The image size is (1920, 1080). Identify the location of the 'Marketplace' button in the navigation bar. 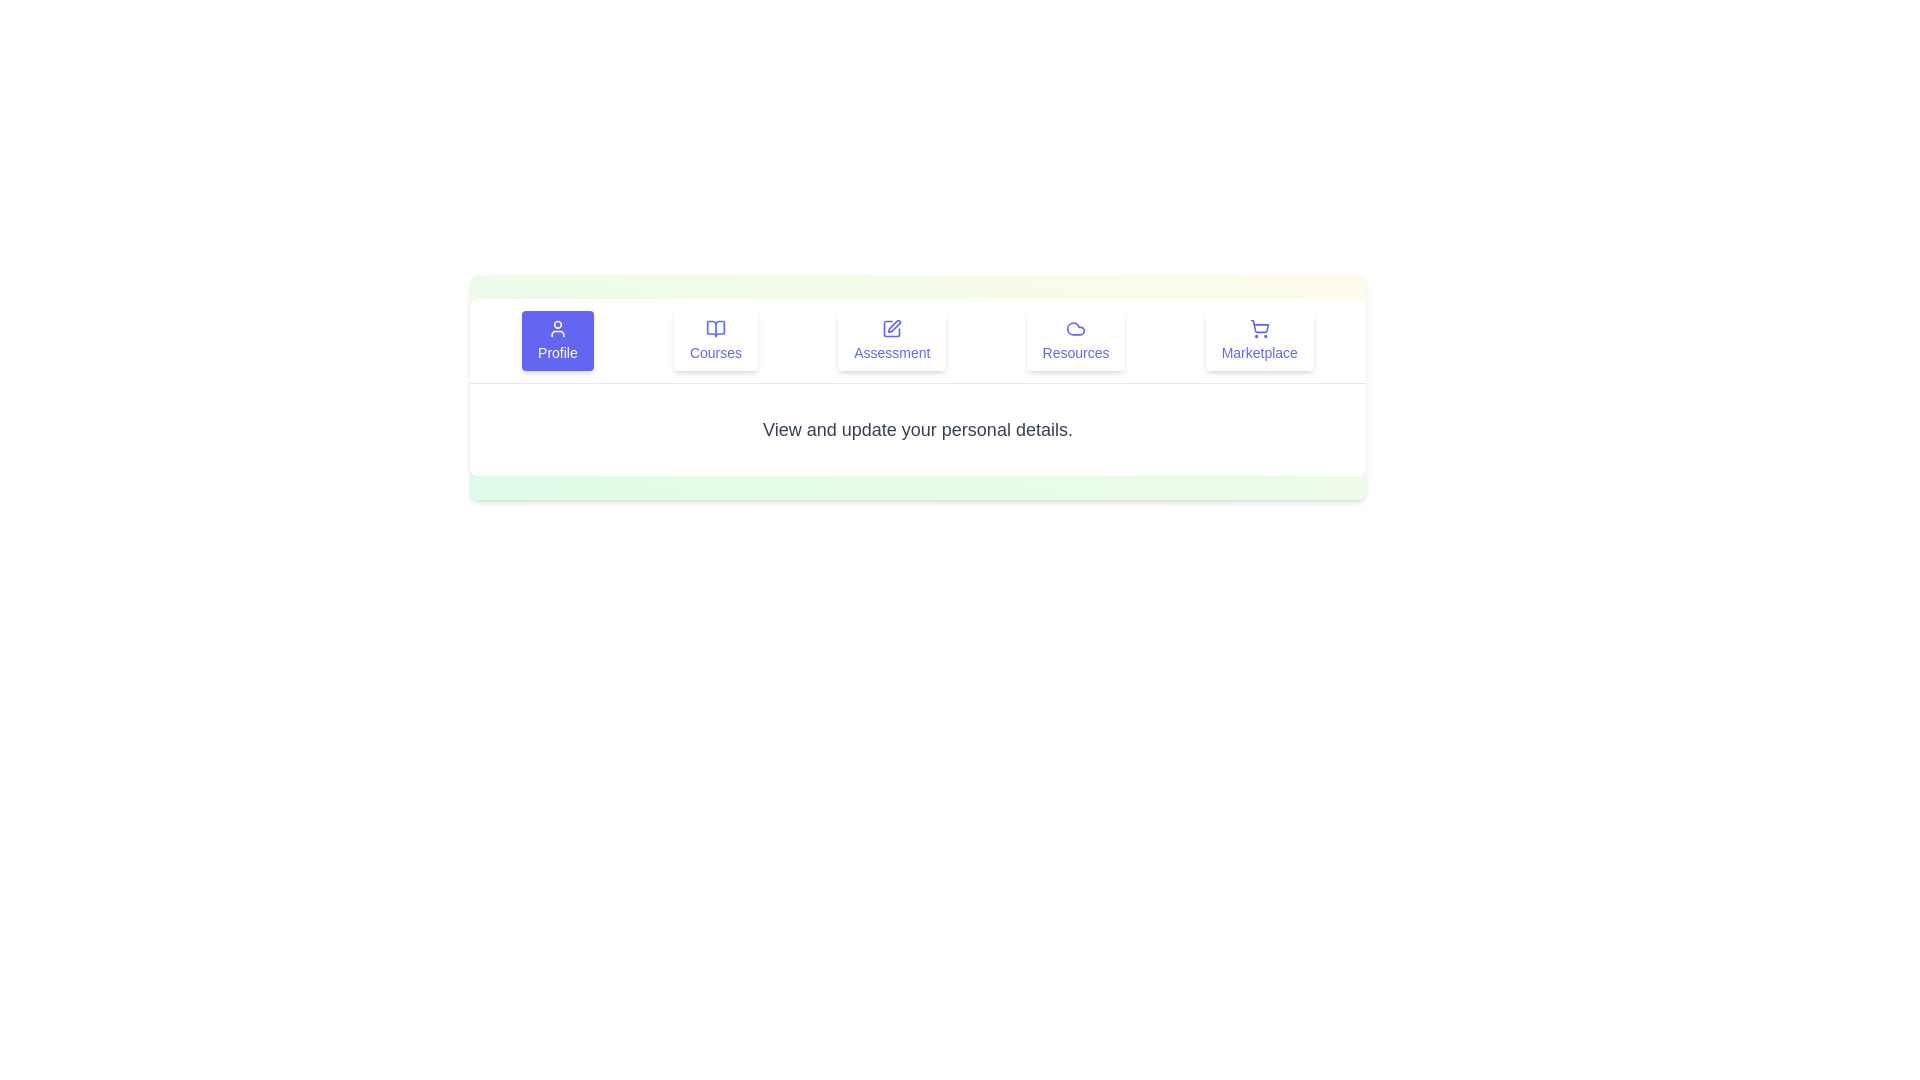
(1258, 339).